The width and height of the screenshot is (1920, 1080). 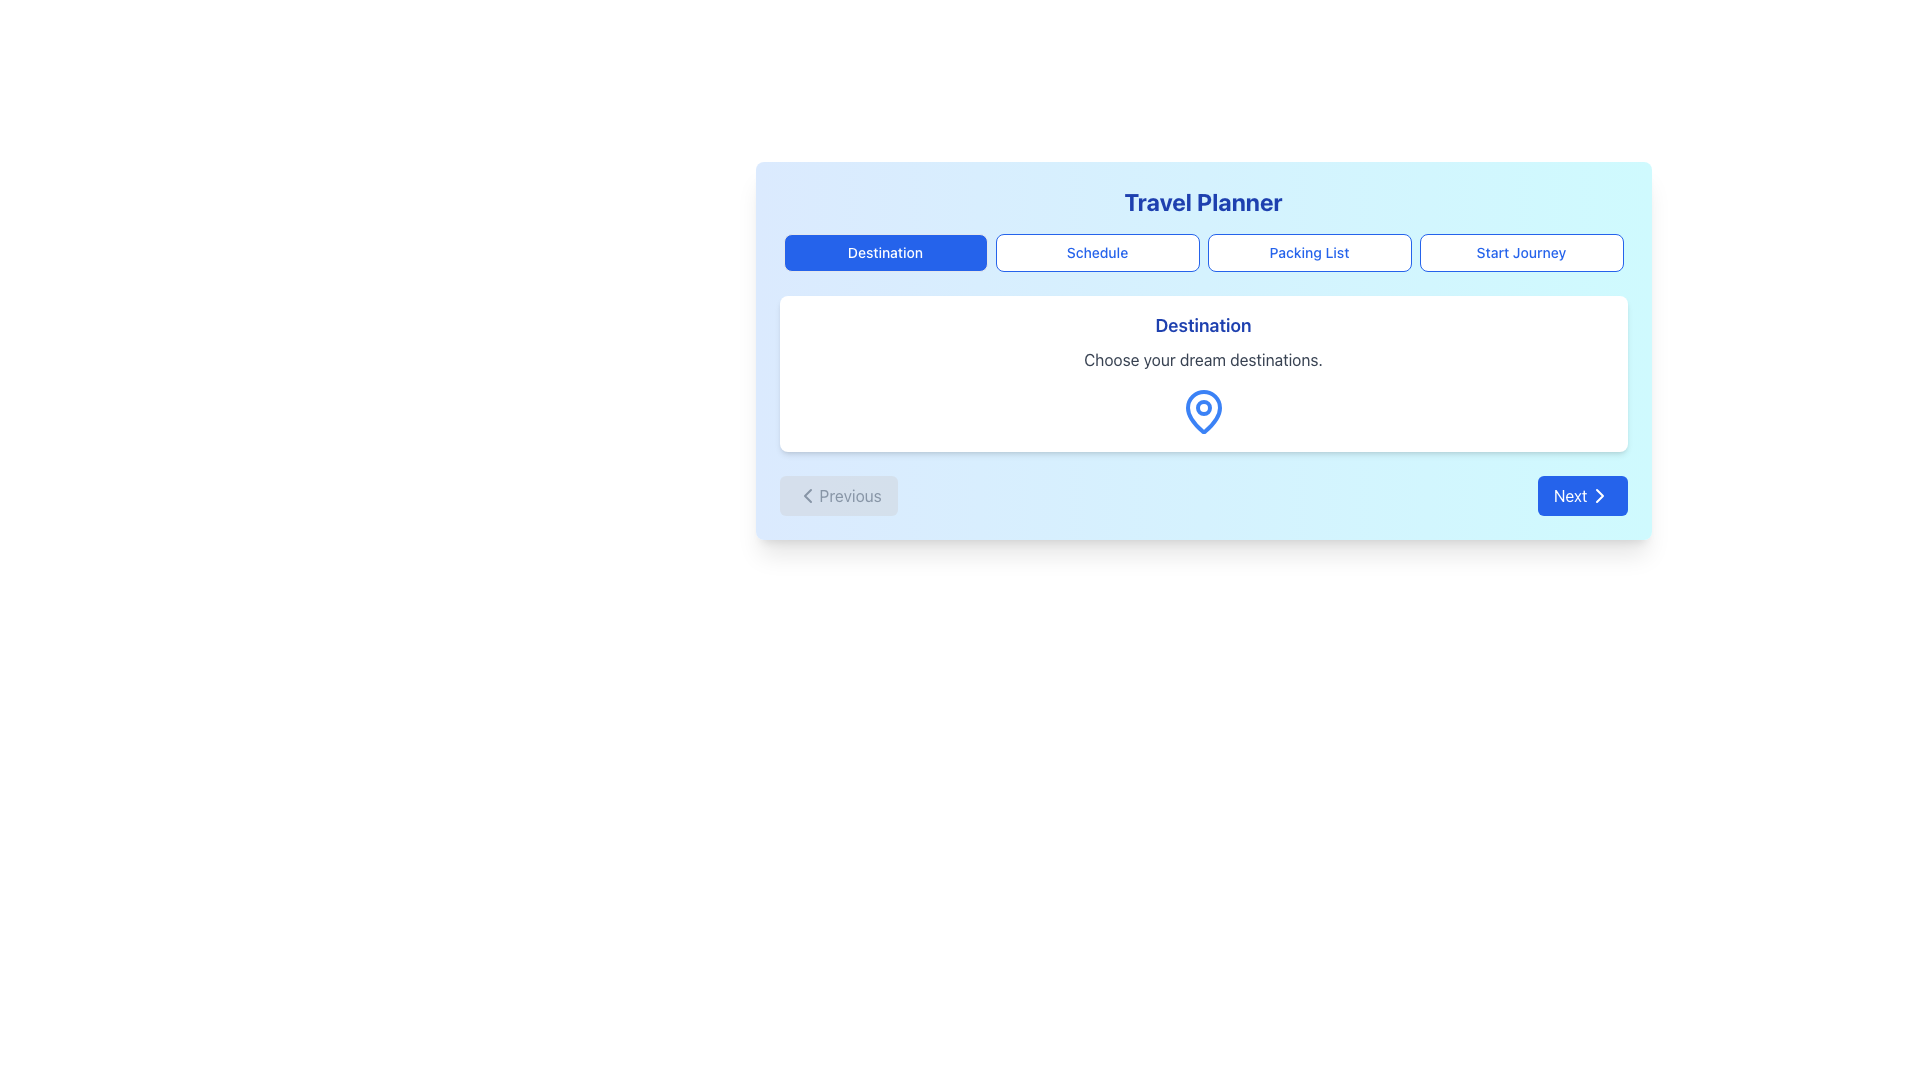 What do you see at coordinates (1202, 411) in the screenshot?
I see `the blue map pin icon located at the center of the 'Destination' panel in the 'Travel Planner' interface` at bounding box center [1202, 411].